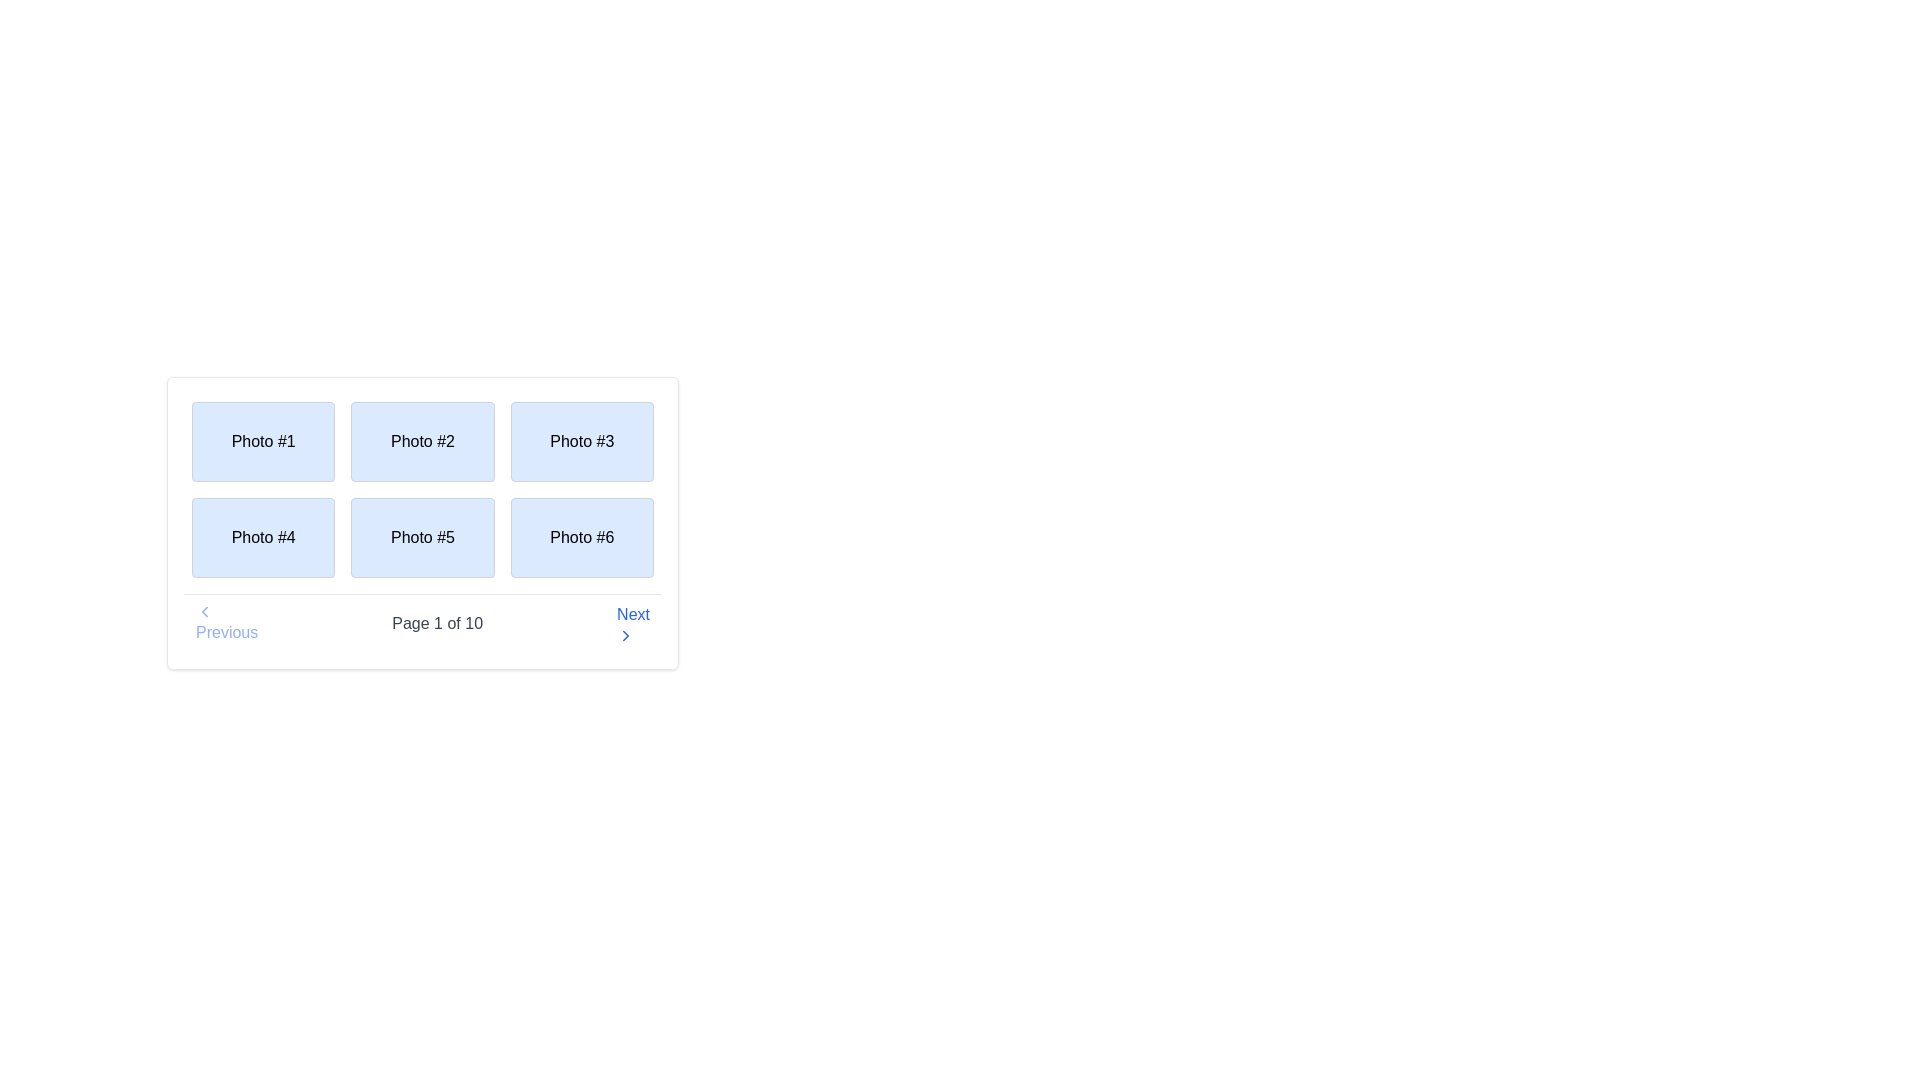 The height and width of the screenshot is (1080, 1920). Describe the element at coordinates (436, 623) in the screenshot. I see `the text label displaying 'Page 1 of 10', which is centrally located within the navigation control bar, between the 'Previous' and 'Next' buttons` at that location.